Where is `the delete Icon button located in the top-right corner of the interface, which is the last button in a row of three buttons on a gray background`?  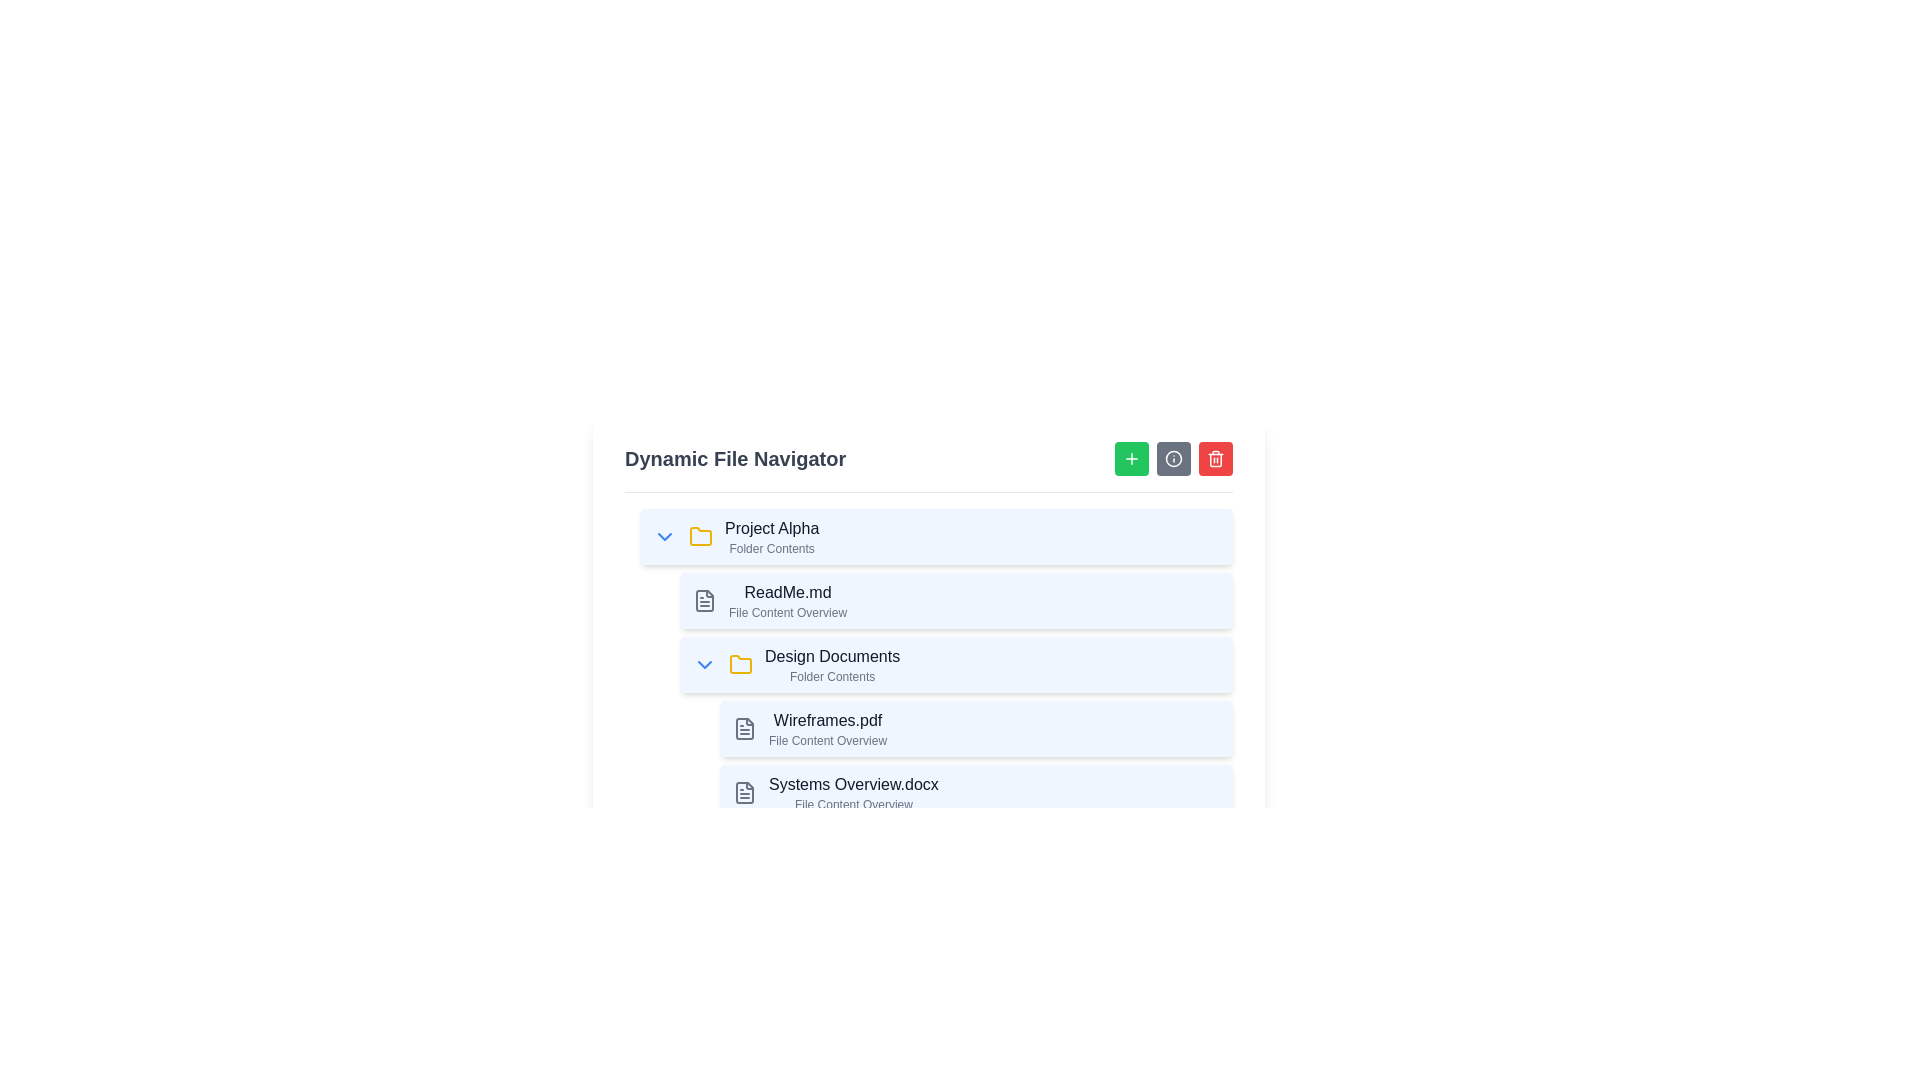
the delete Icon button located in the top-right corner of the interface, which is the last button in a row of three buttons on a gray background is located at coordinates (1214, 459).